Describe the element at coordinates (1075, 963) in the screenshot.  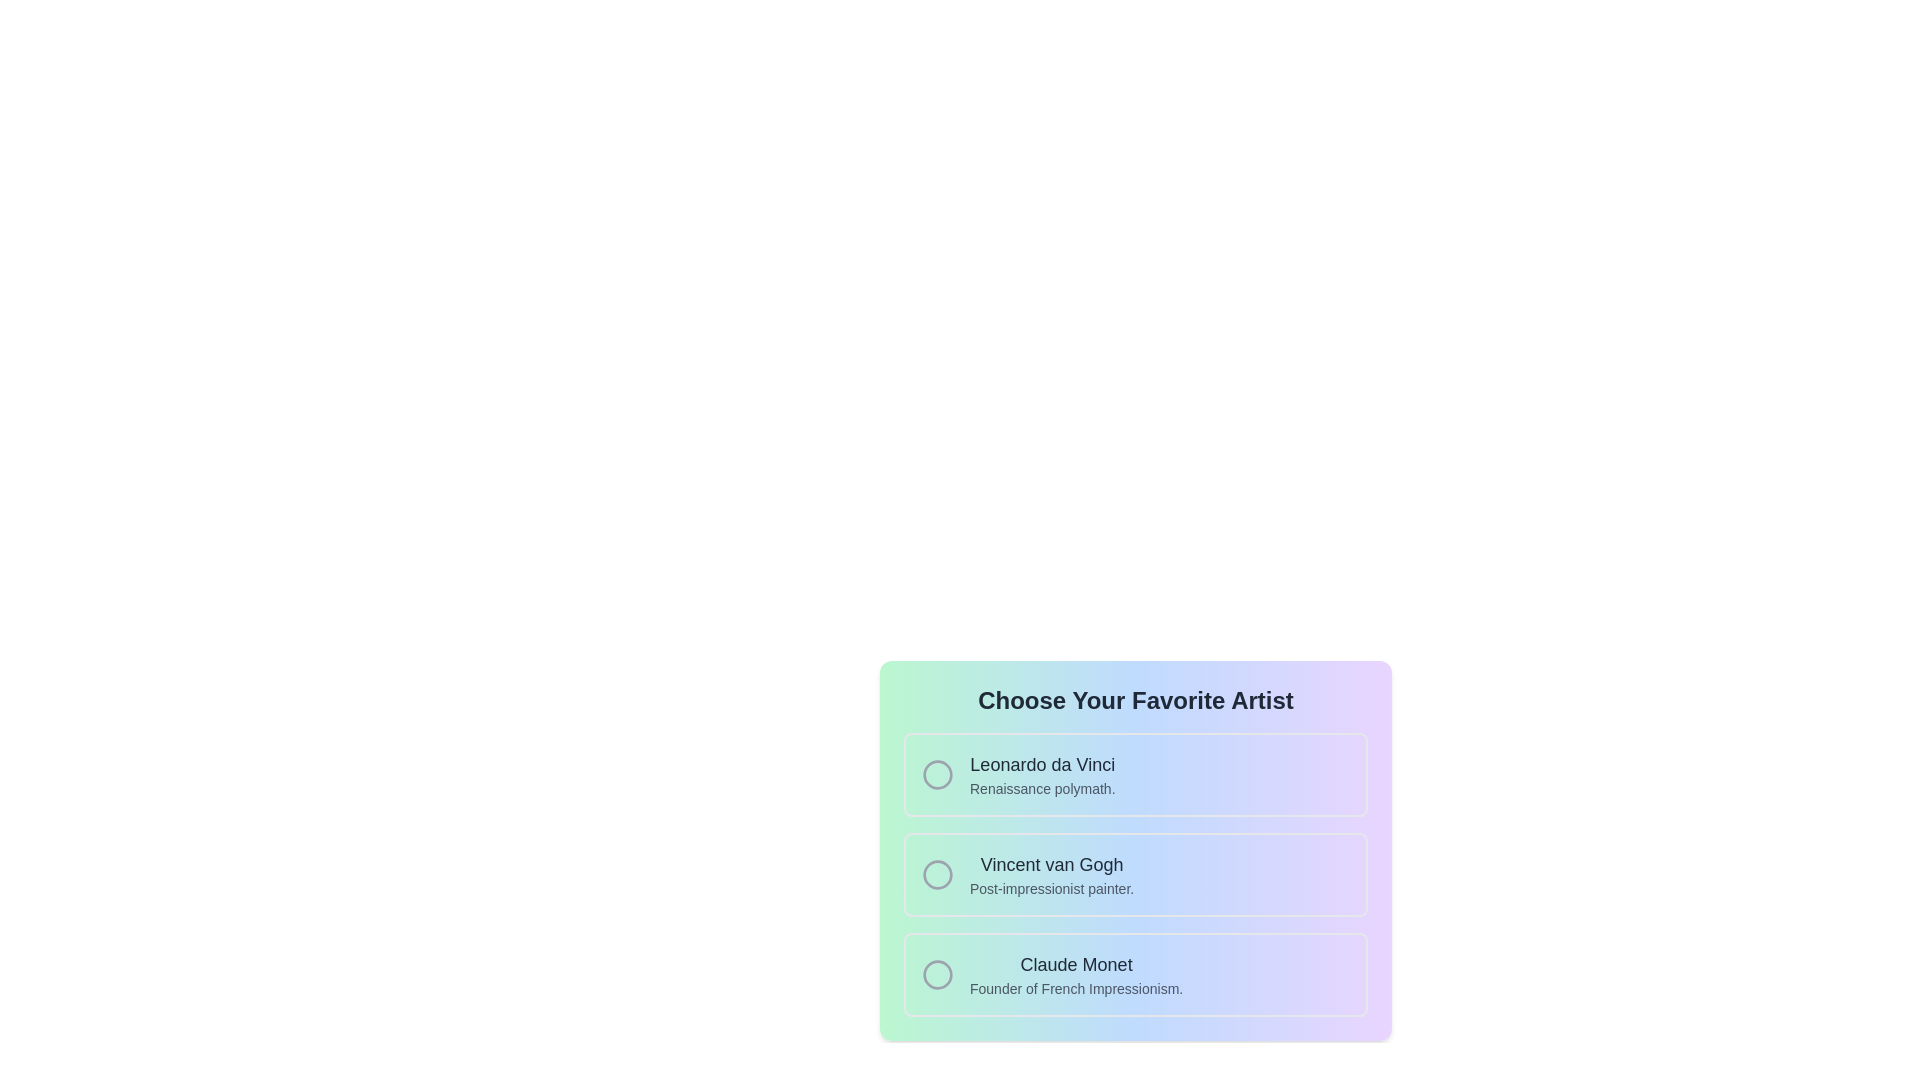
I see `the text label for 'Claude Monet', the third selectable artist option in the list under 'Choose Your Favorite Artist.'` at that location.